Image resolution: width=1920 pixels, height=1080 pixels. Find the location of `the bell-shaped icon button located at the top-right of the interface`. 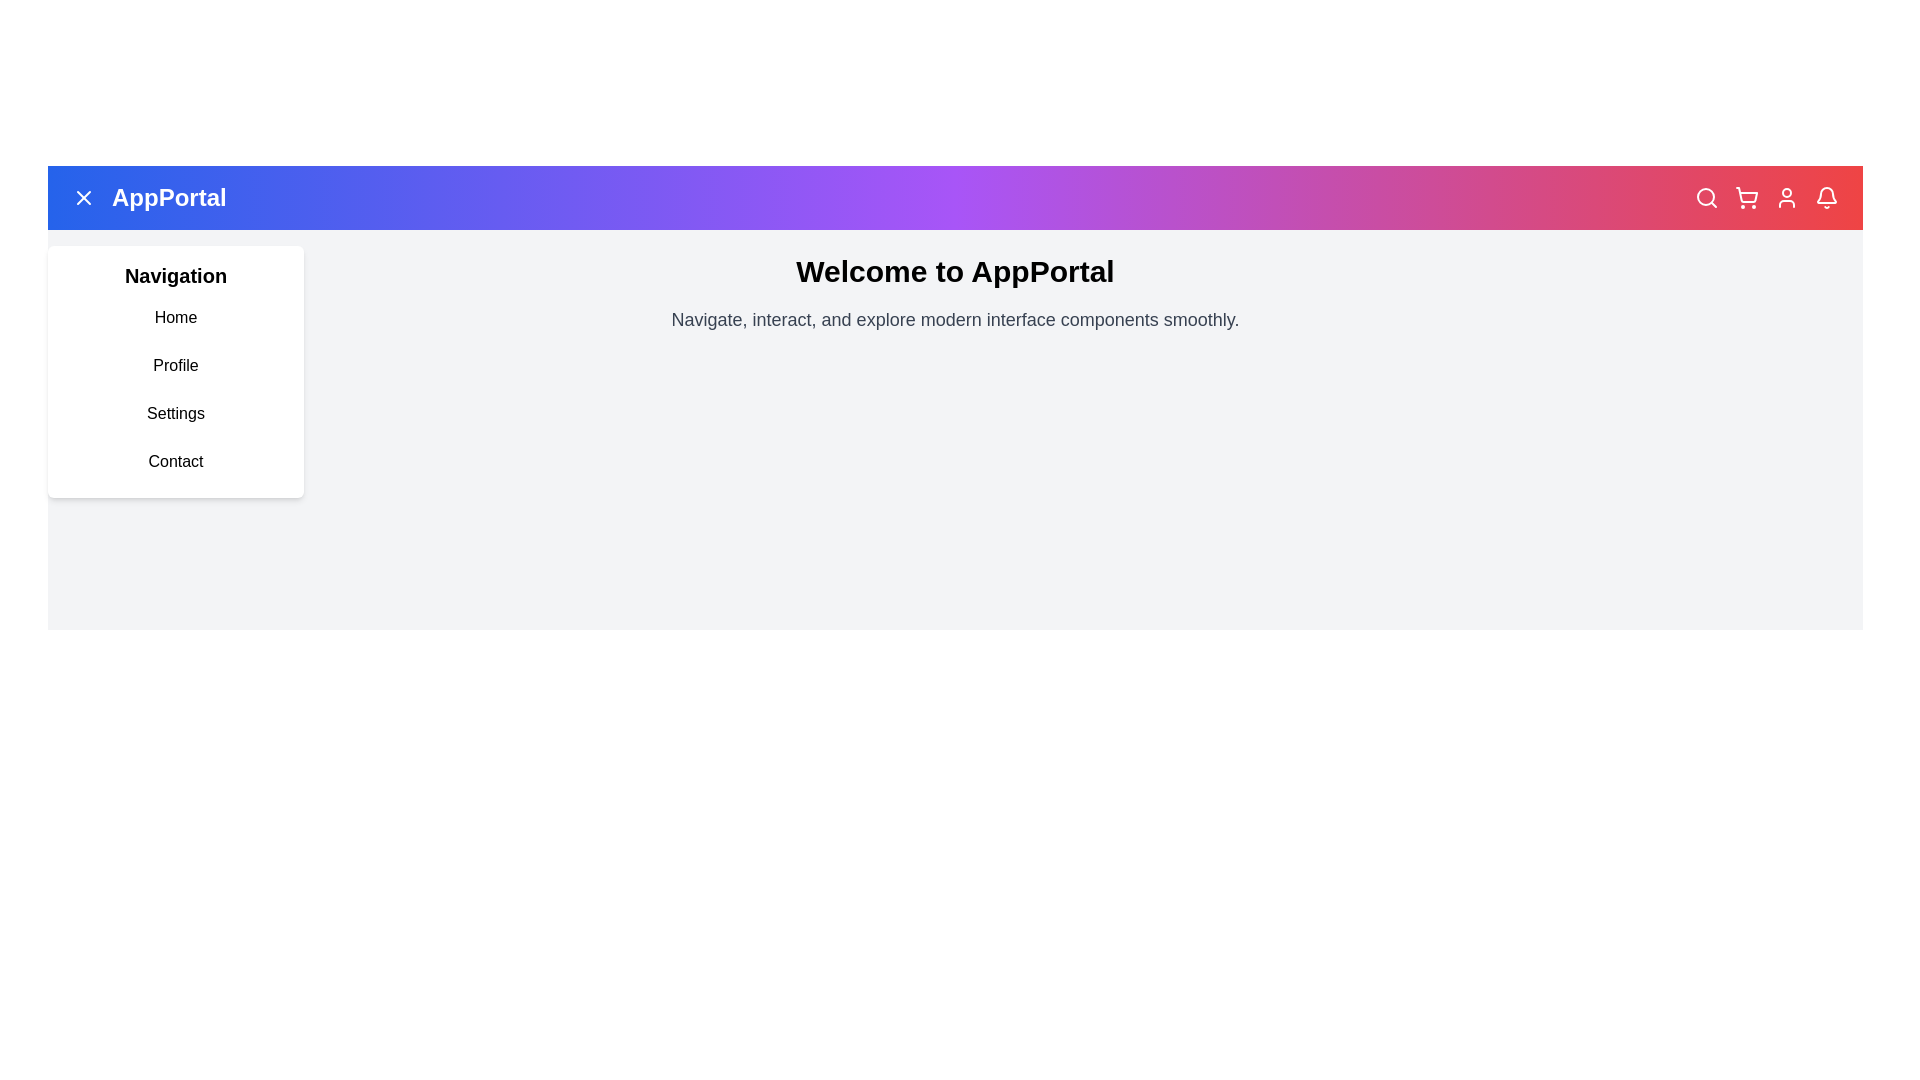

the bell-shaped icon button located at the top-right of the interface is located at coordinates (1827, 195).